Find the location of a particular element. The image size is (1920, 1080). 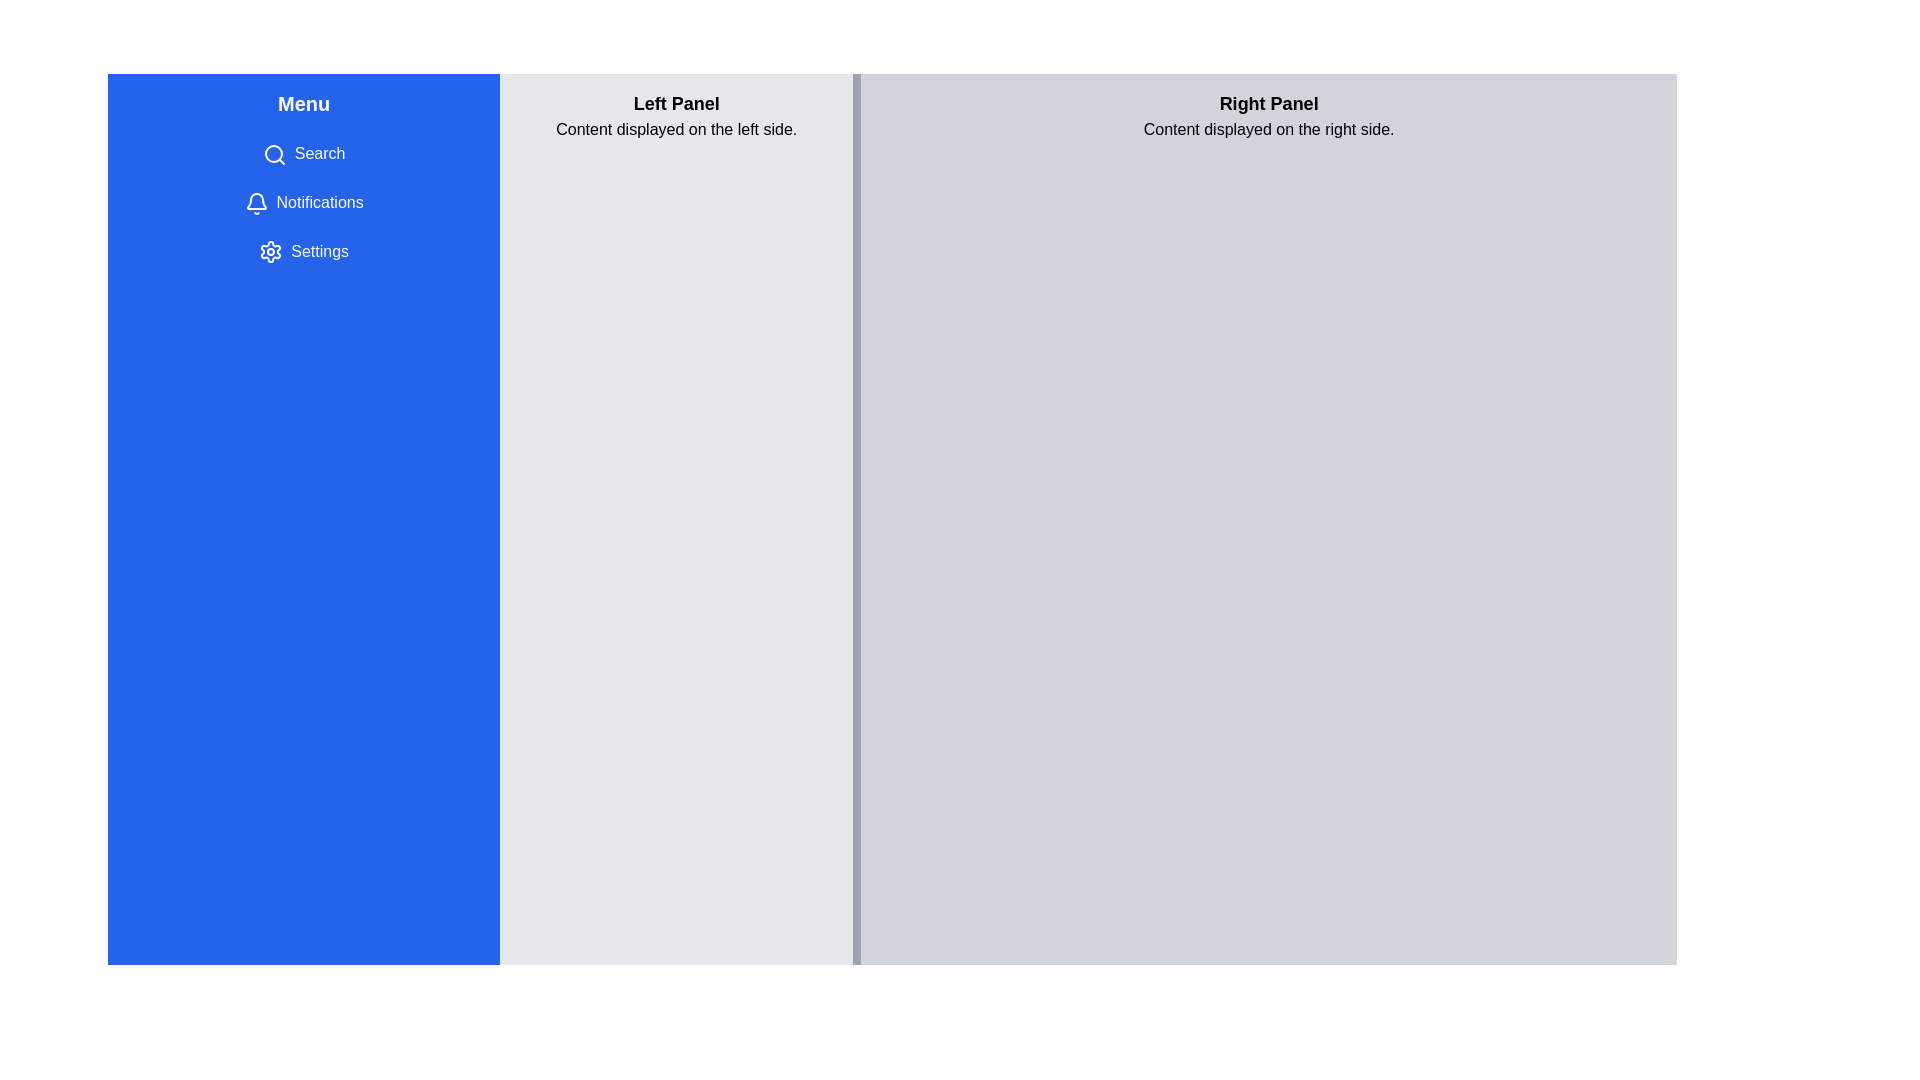

the lower portion of the bell notification icon located in the 'Notifications' section of the side menu, which is part of a minimalistic outline style on a blue background is located at coordinates (255, 200).